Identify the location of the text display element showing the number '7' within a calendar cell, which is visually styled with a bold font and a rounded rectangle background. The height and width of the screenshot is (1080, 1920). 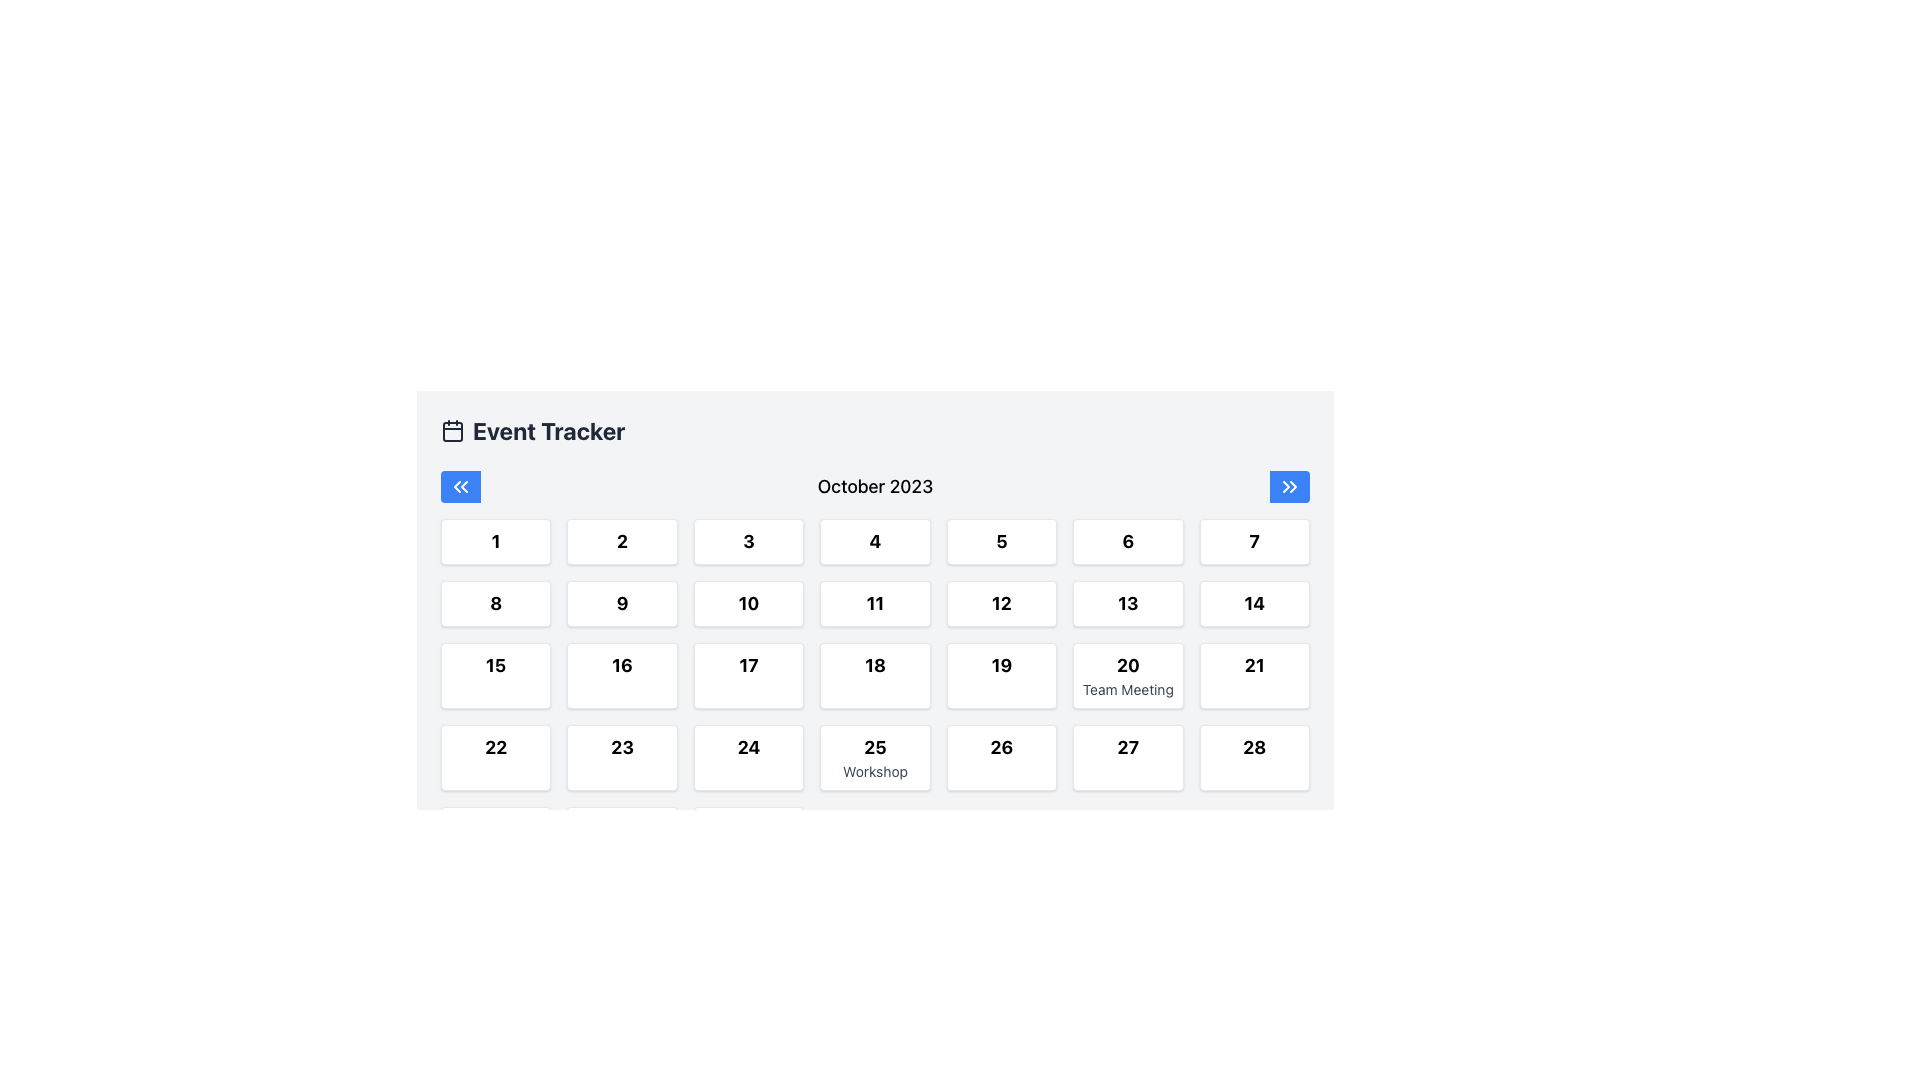
(1253, 542).